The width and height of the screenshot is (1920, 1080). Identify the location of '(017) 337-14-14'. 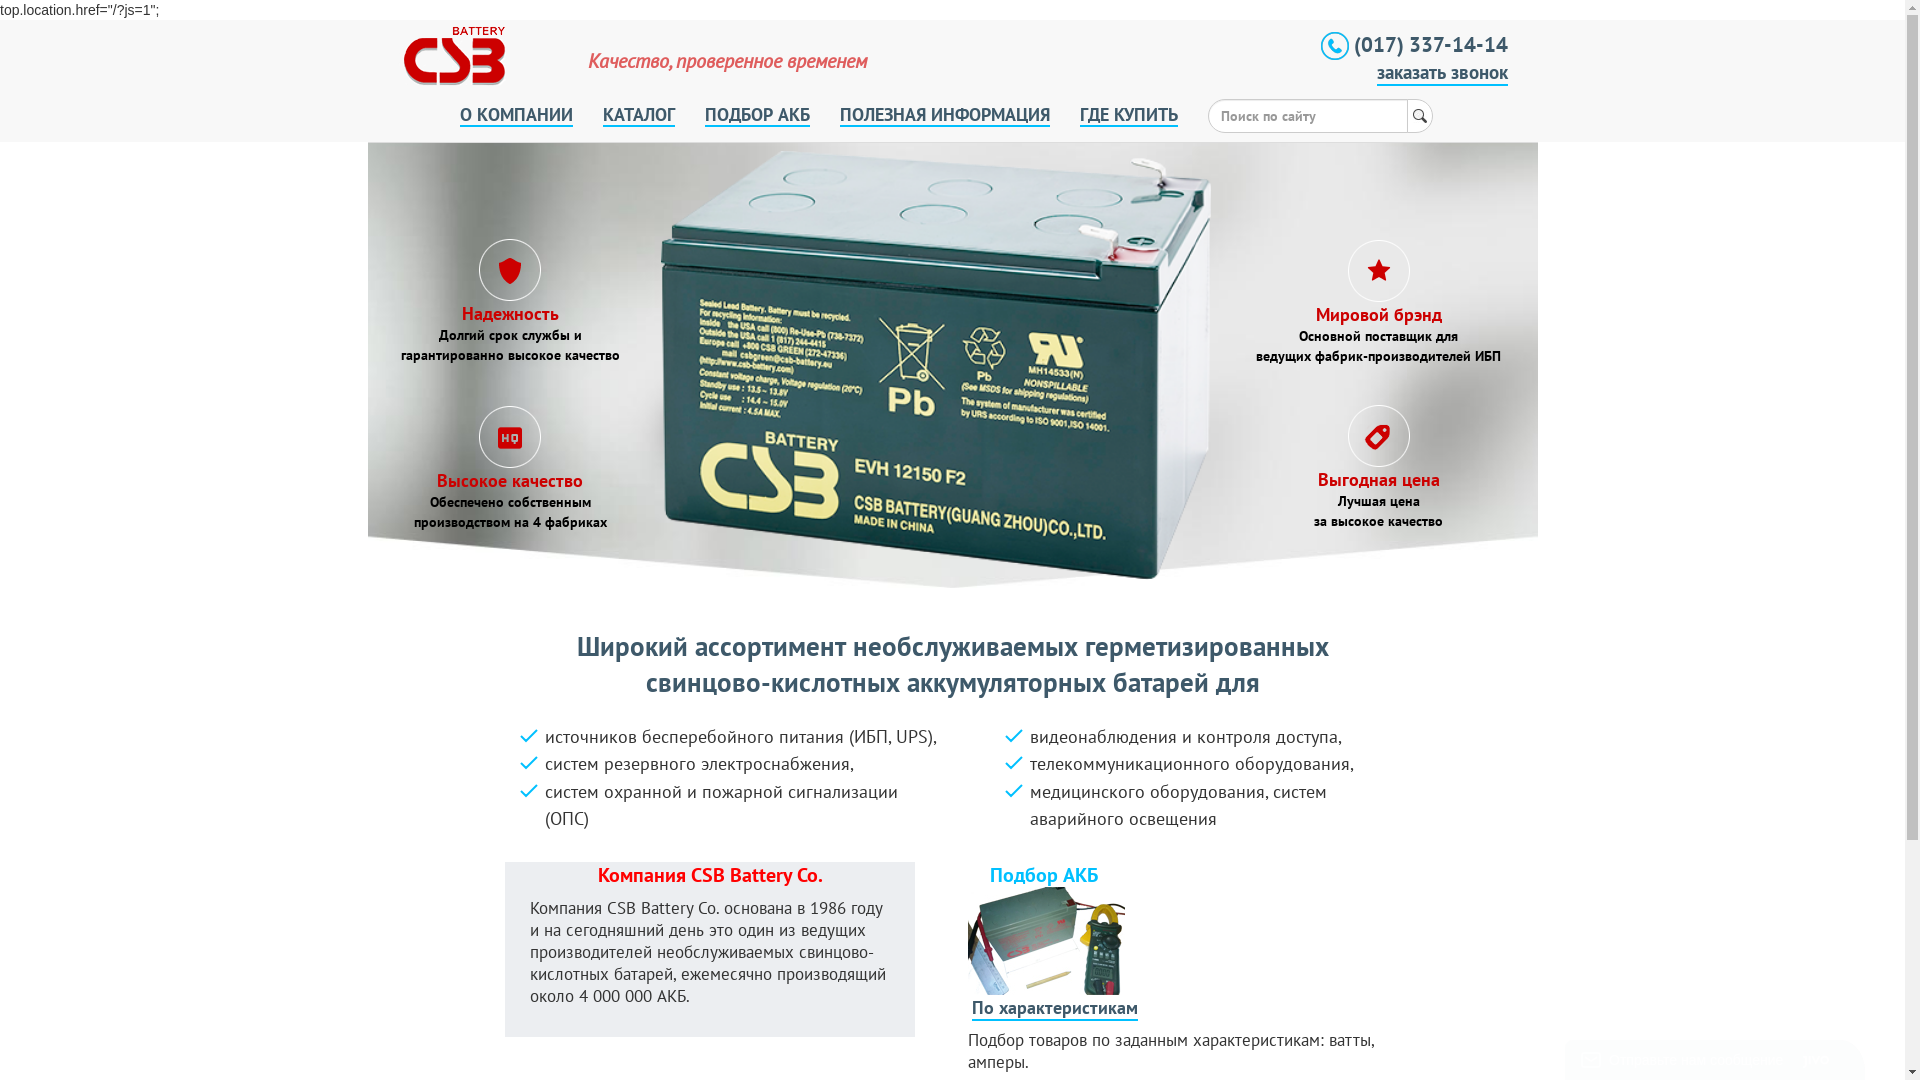
(1320, 43).